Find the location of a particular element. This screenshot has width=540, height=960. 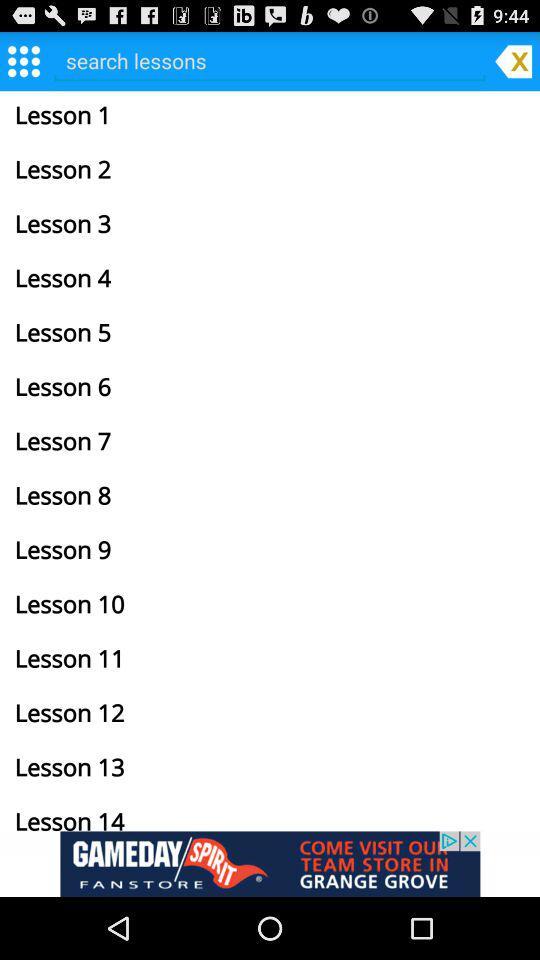

open menu is located at coordinates (22, 59).